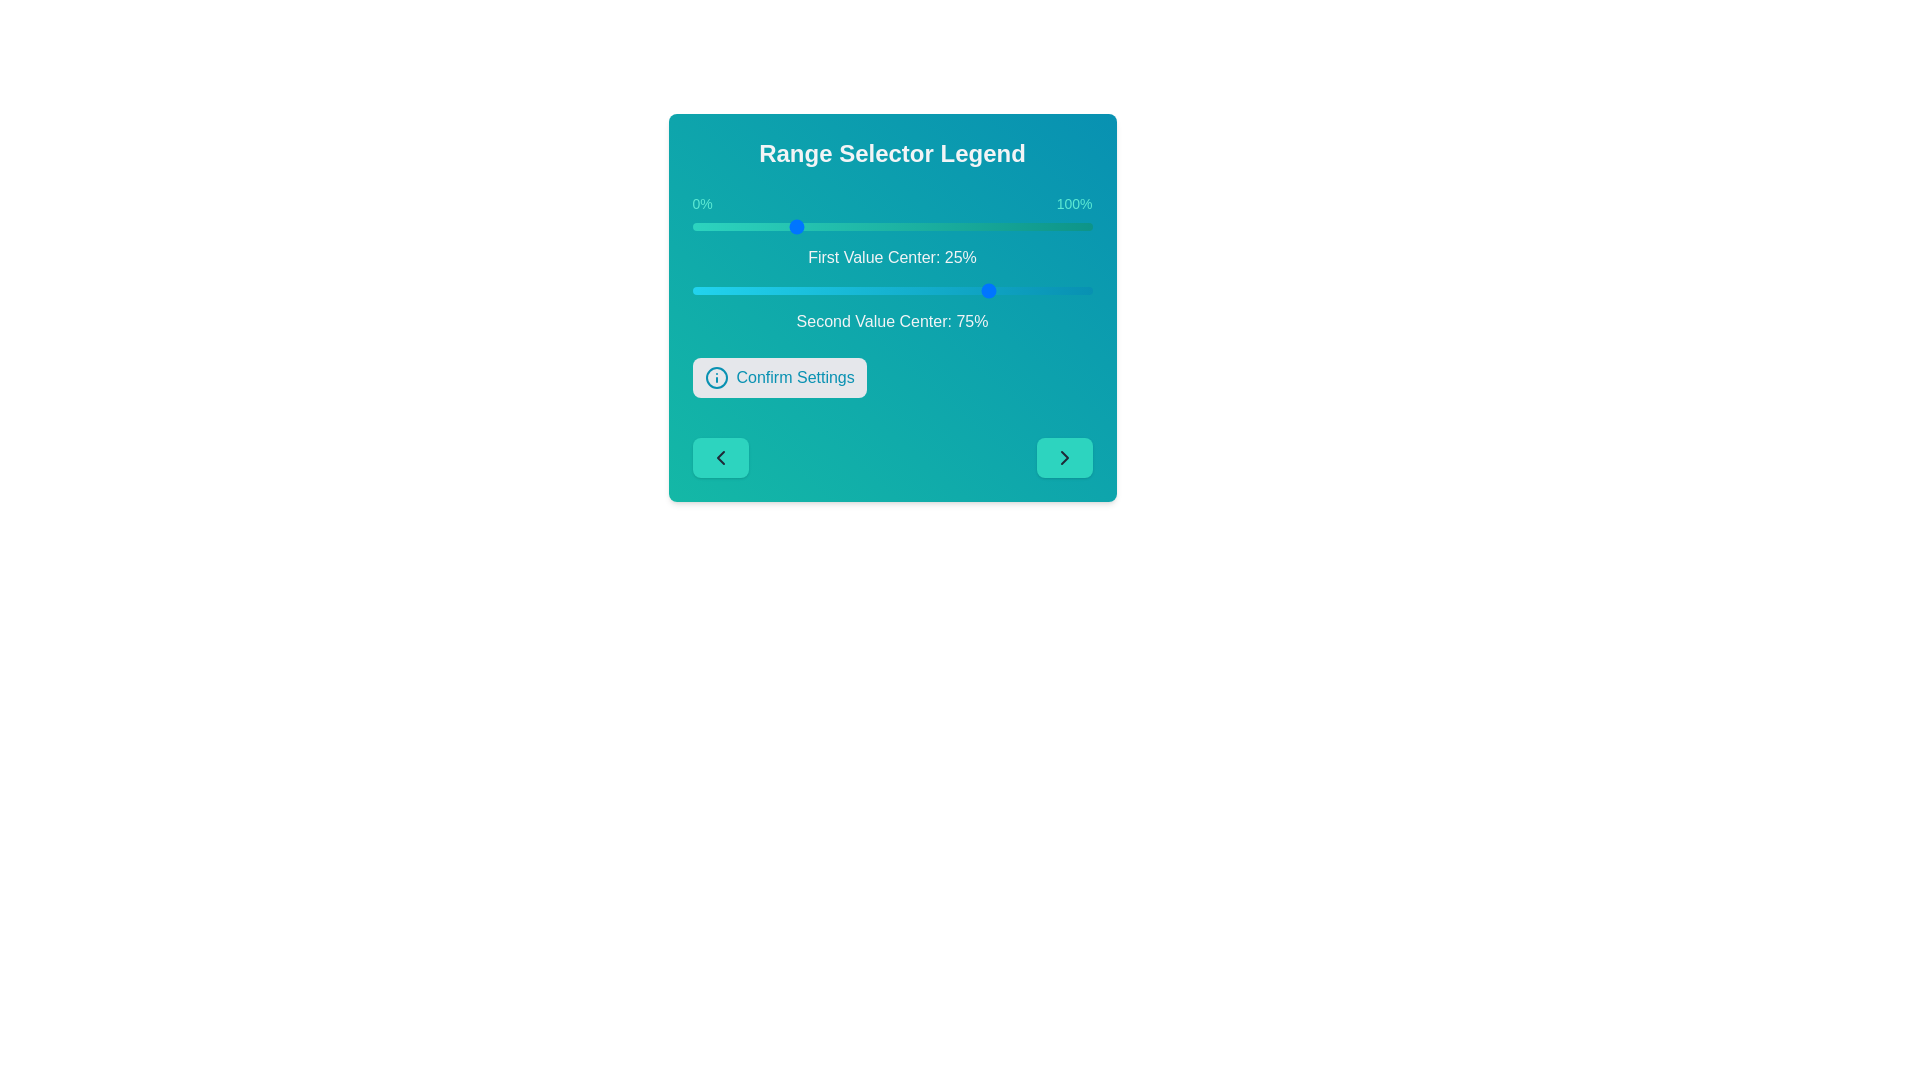  I want to click on the slider value, so click(895, 290).